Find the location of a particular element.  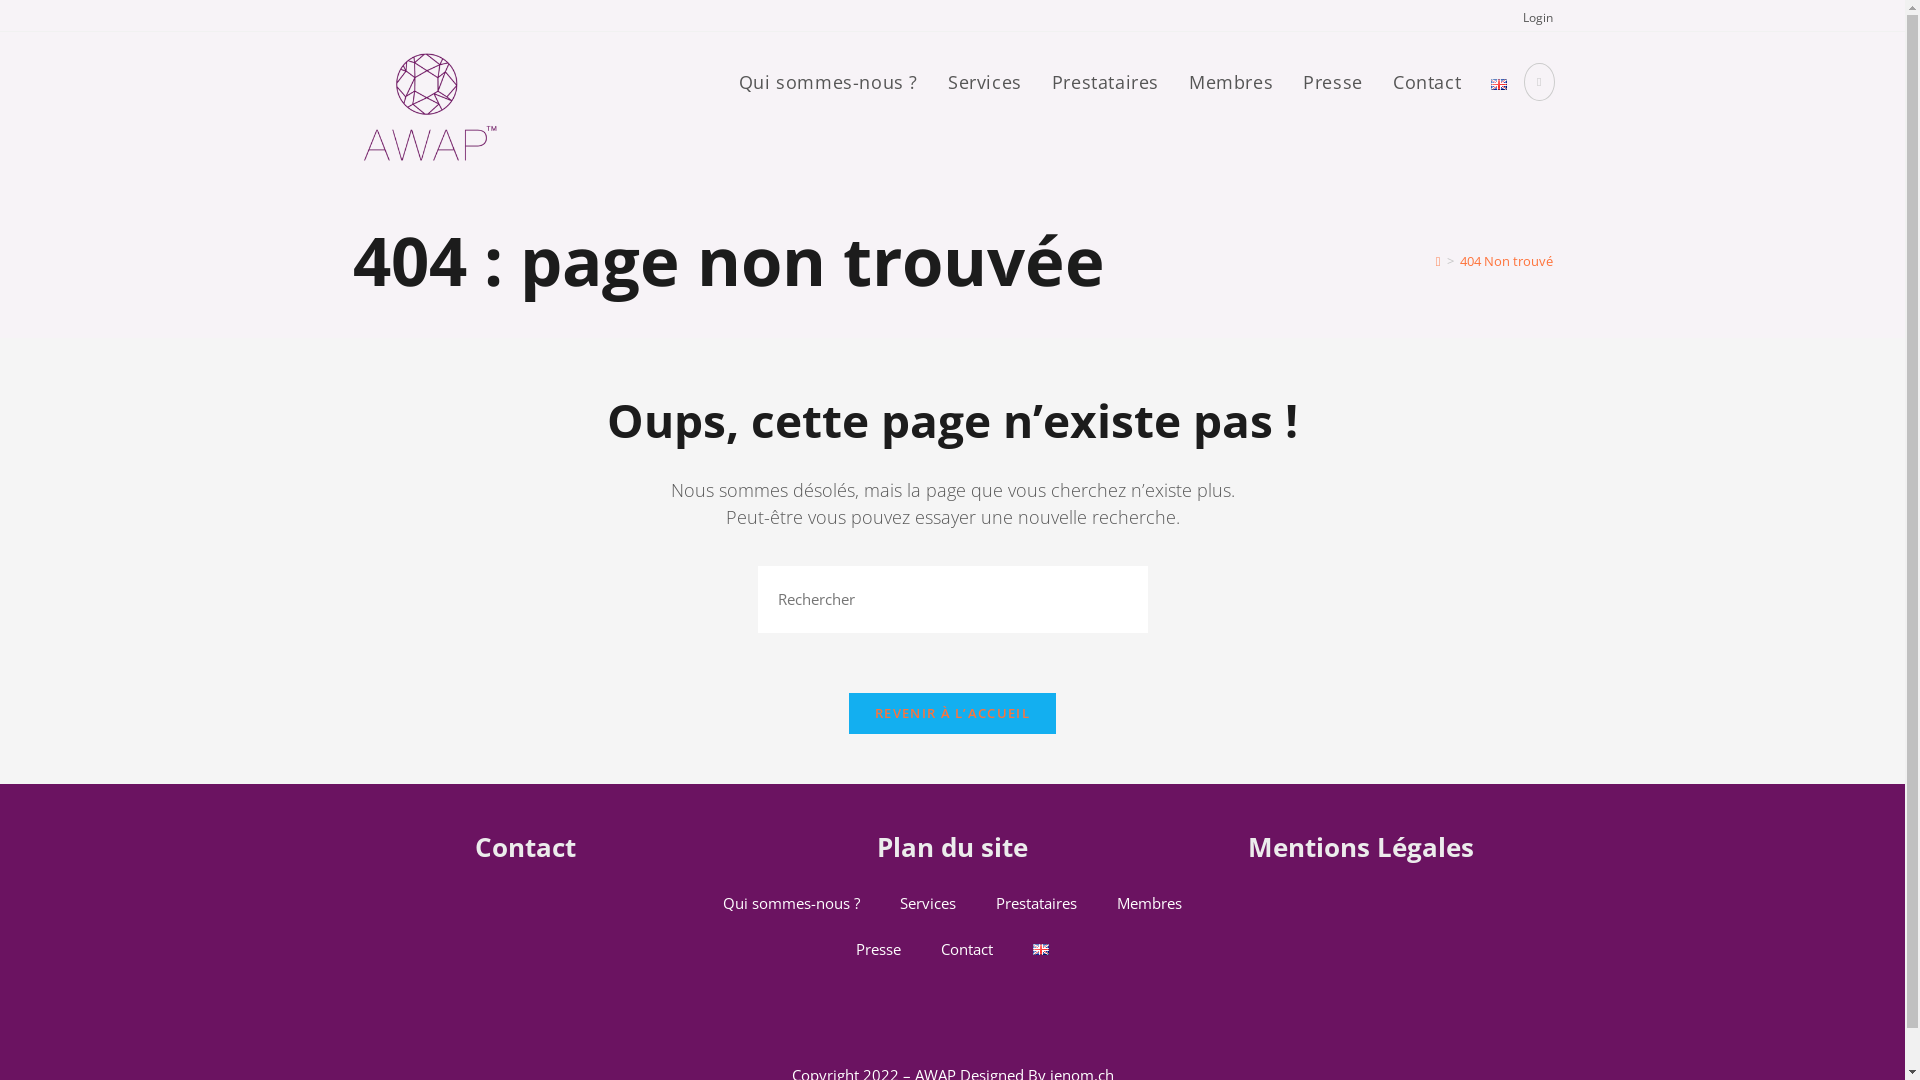

'Services' is located at coordinates (984, 82).